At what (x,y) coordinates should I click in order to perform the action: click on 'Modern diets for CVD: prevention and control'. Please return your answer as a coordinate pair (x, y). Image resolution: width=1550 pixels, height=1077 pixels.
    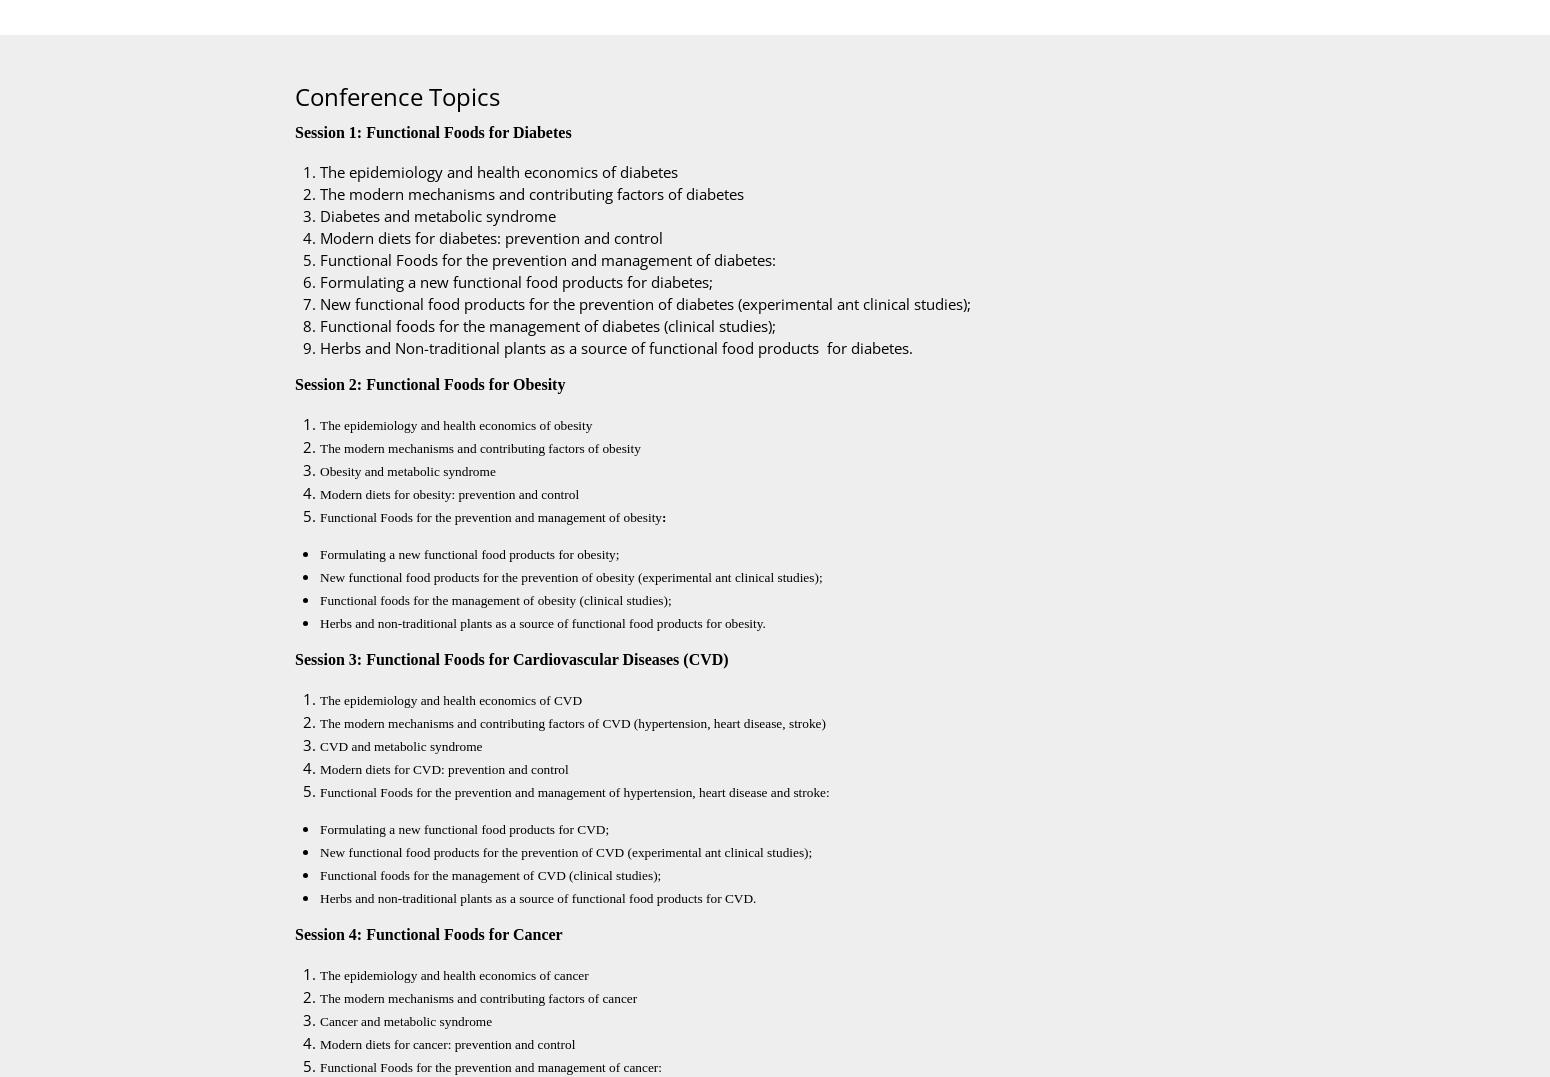
    Looking at the image, I should click on (319, 768).